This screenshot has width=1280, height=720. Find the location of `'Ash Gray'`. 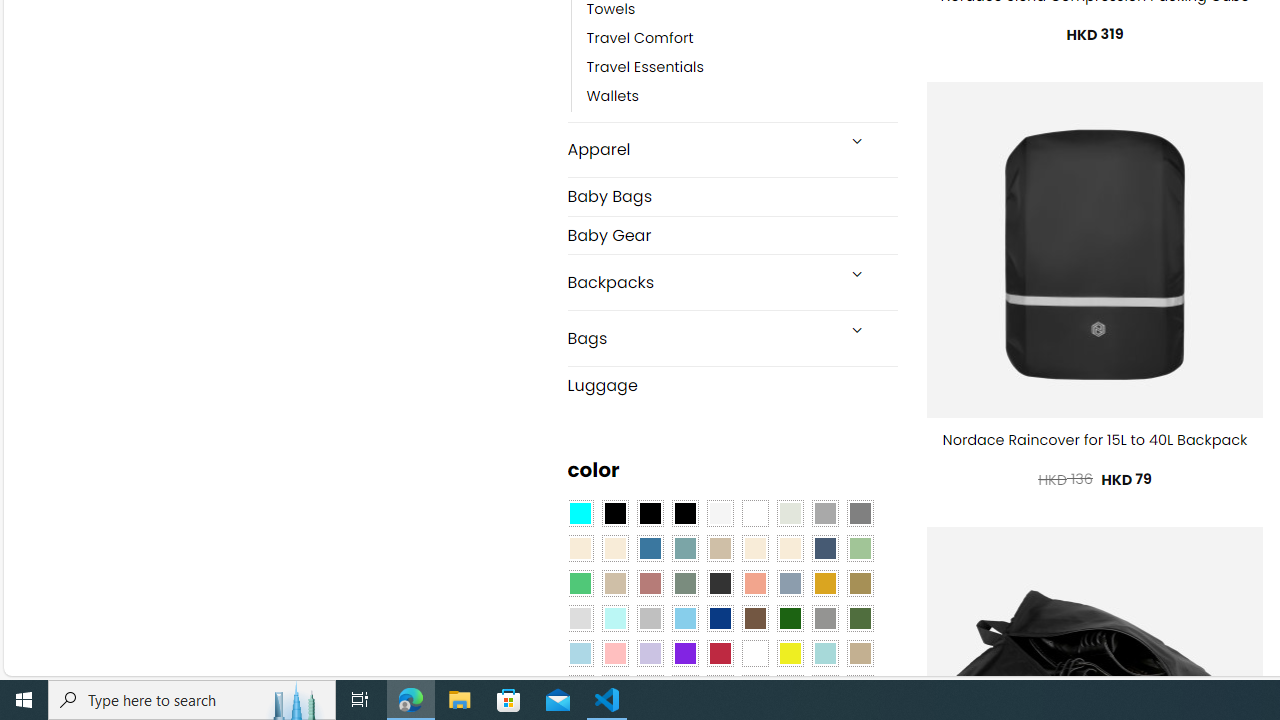

'Ash Gray' is located at coordinates (788, 513).